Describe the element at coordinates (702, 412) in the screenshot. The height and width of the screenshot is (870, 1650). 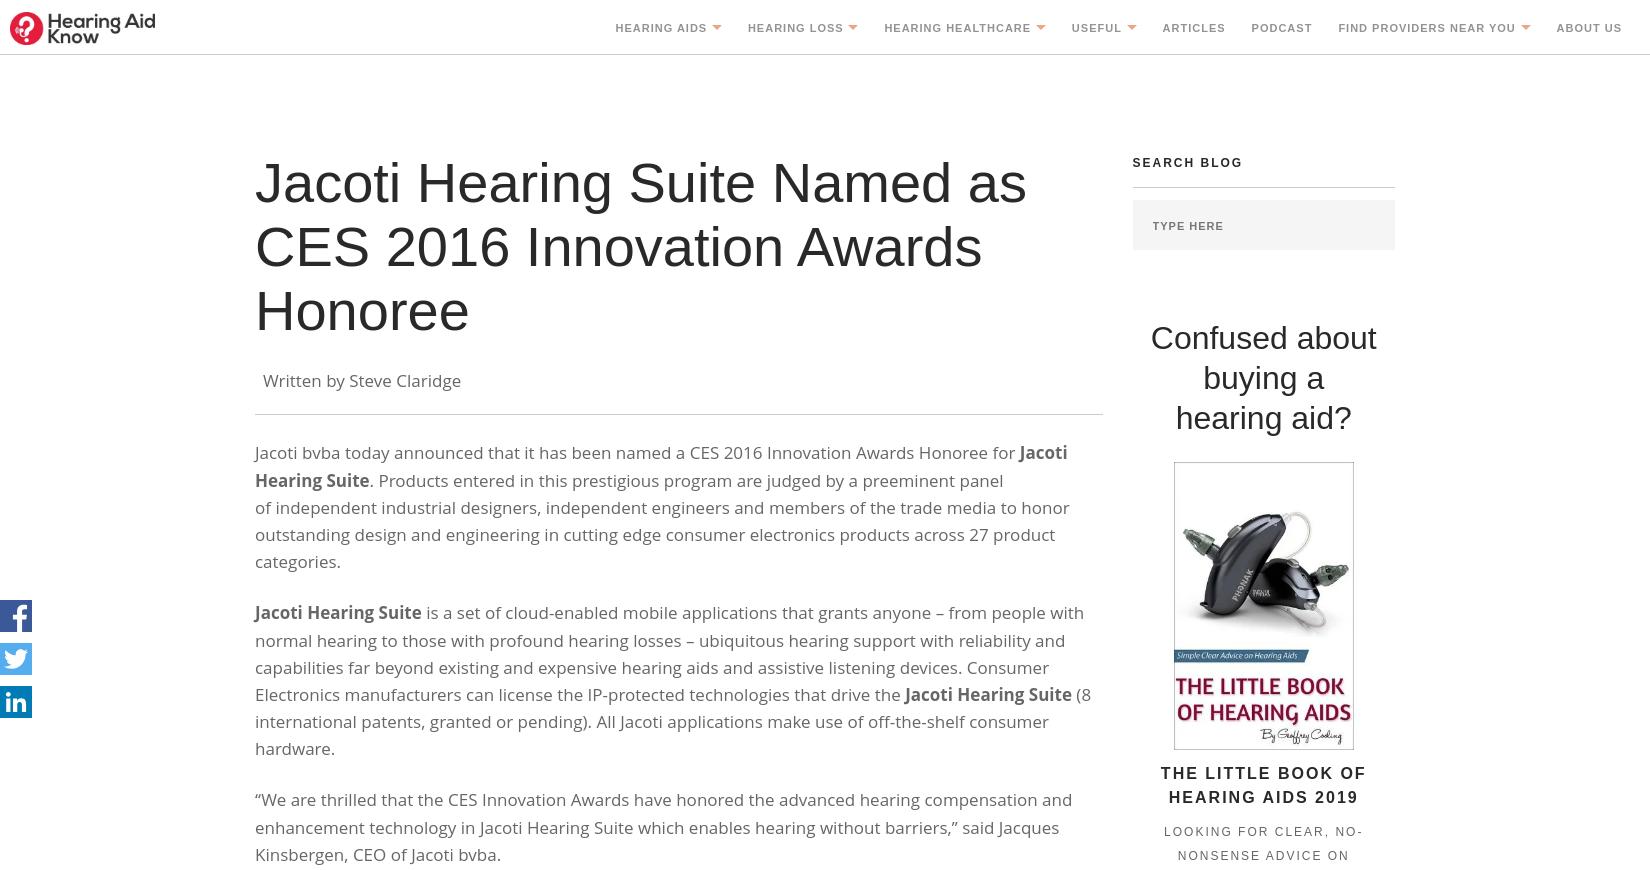
I see `'Made For Android Aids'` at that location.